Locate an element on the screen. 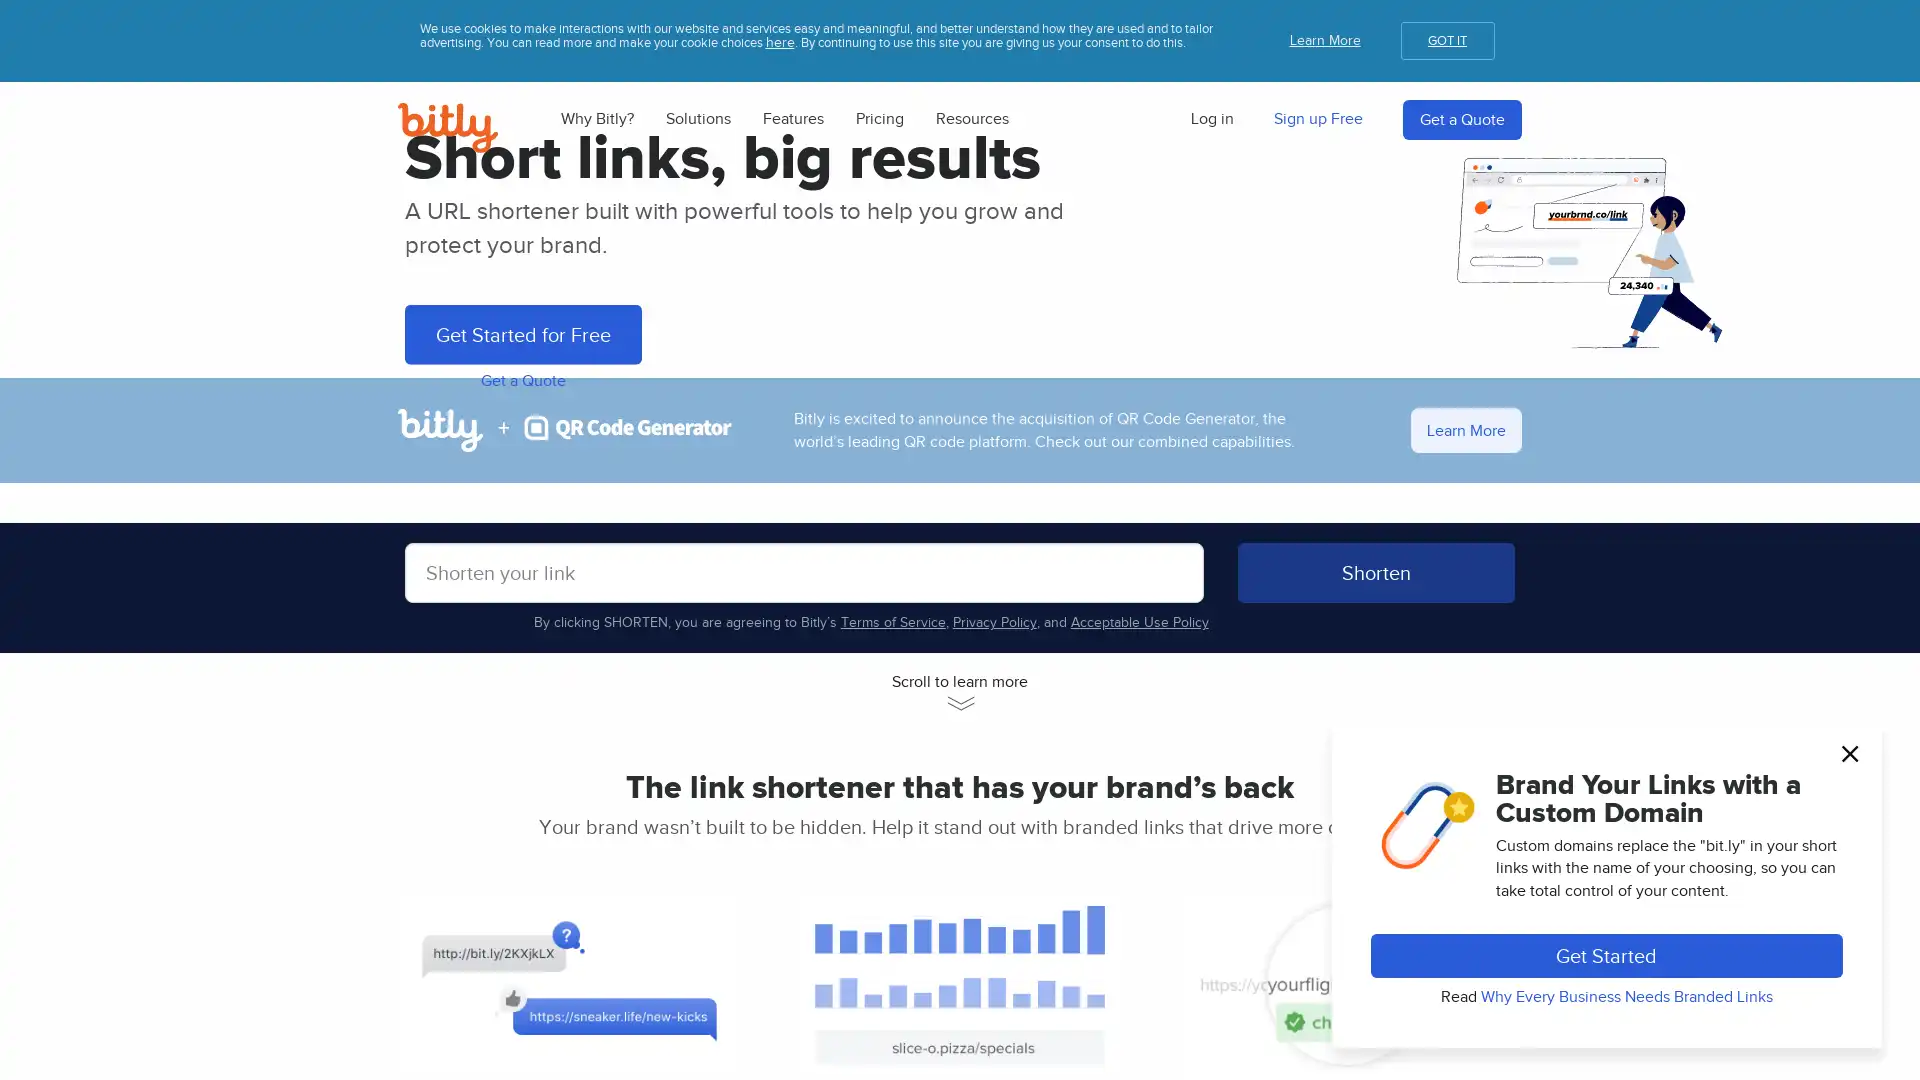  Shorten is located at coordinates (1375, 922).